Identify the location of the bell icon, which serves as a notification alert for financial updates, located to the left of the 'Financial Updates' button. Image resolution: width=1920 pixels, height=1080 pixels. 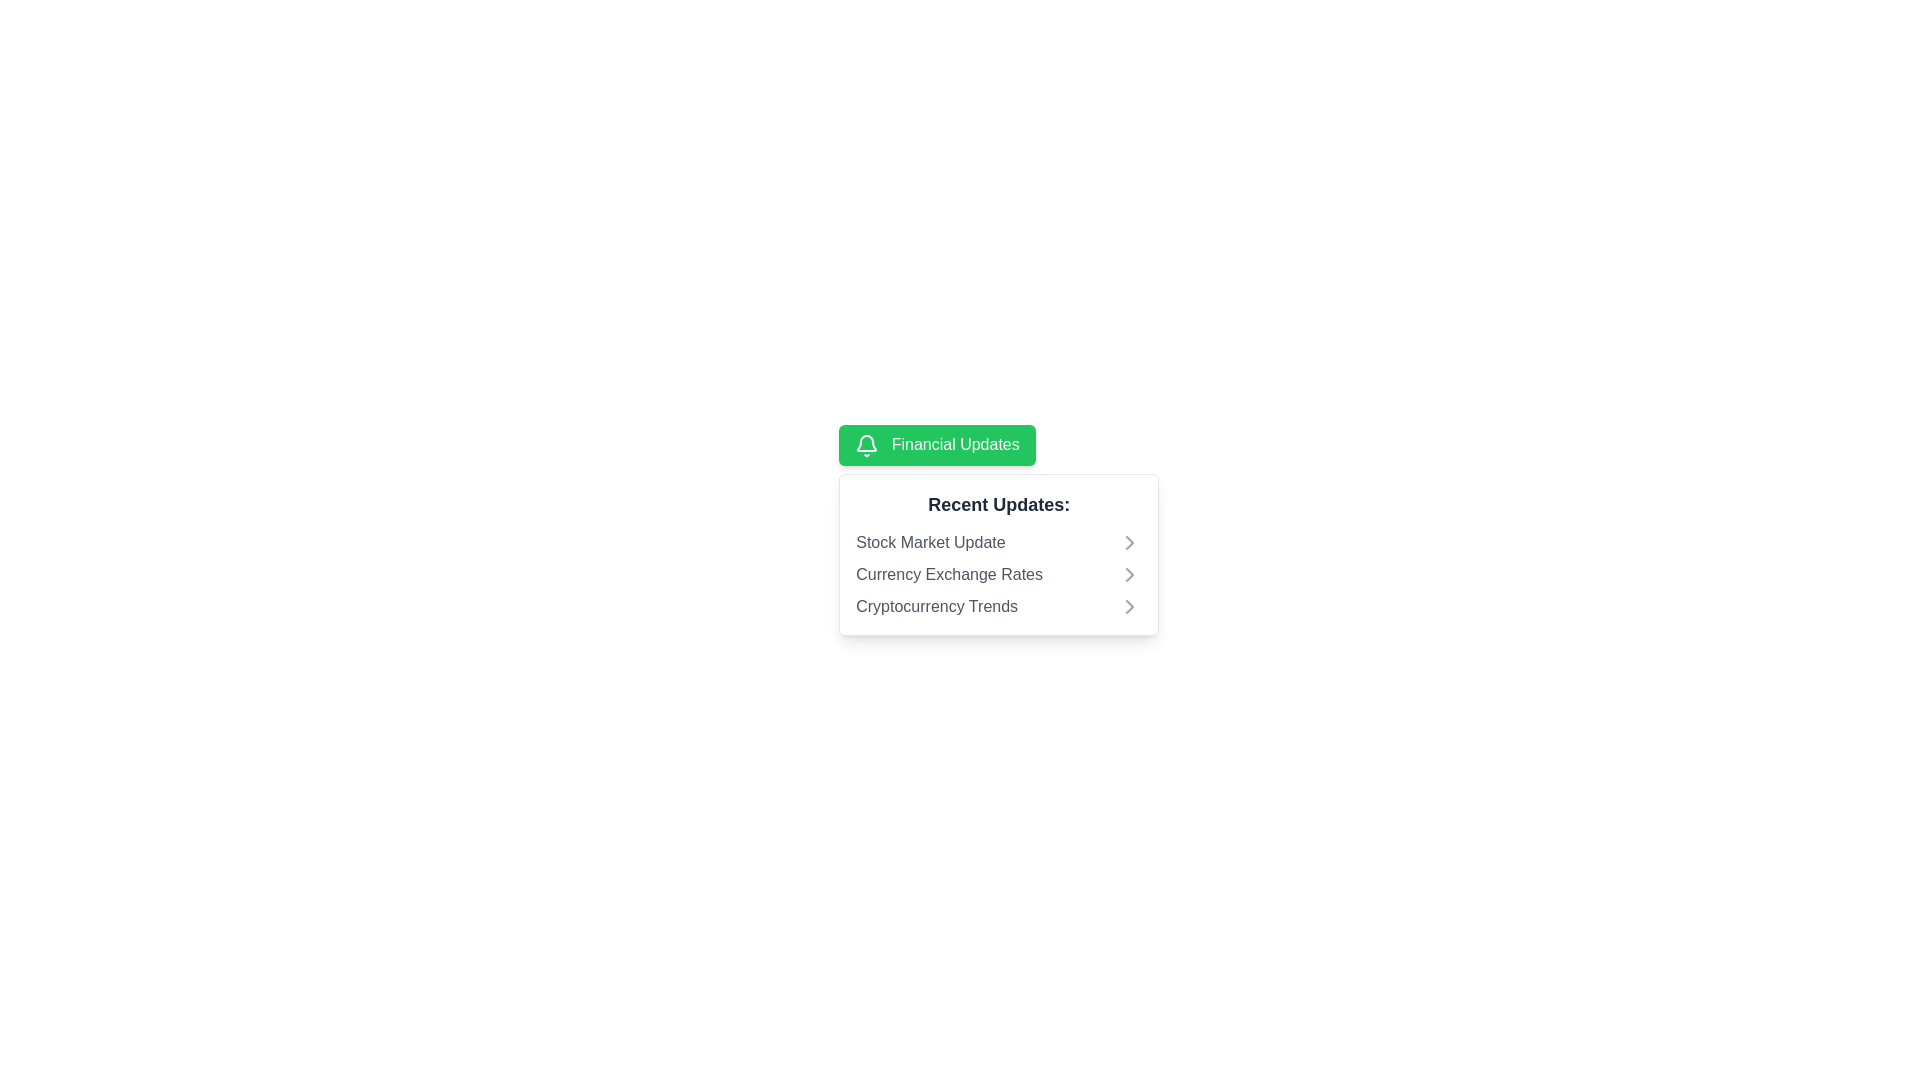
(867, 444).